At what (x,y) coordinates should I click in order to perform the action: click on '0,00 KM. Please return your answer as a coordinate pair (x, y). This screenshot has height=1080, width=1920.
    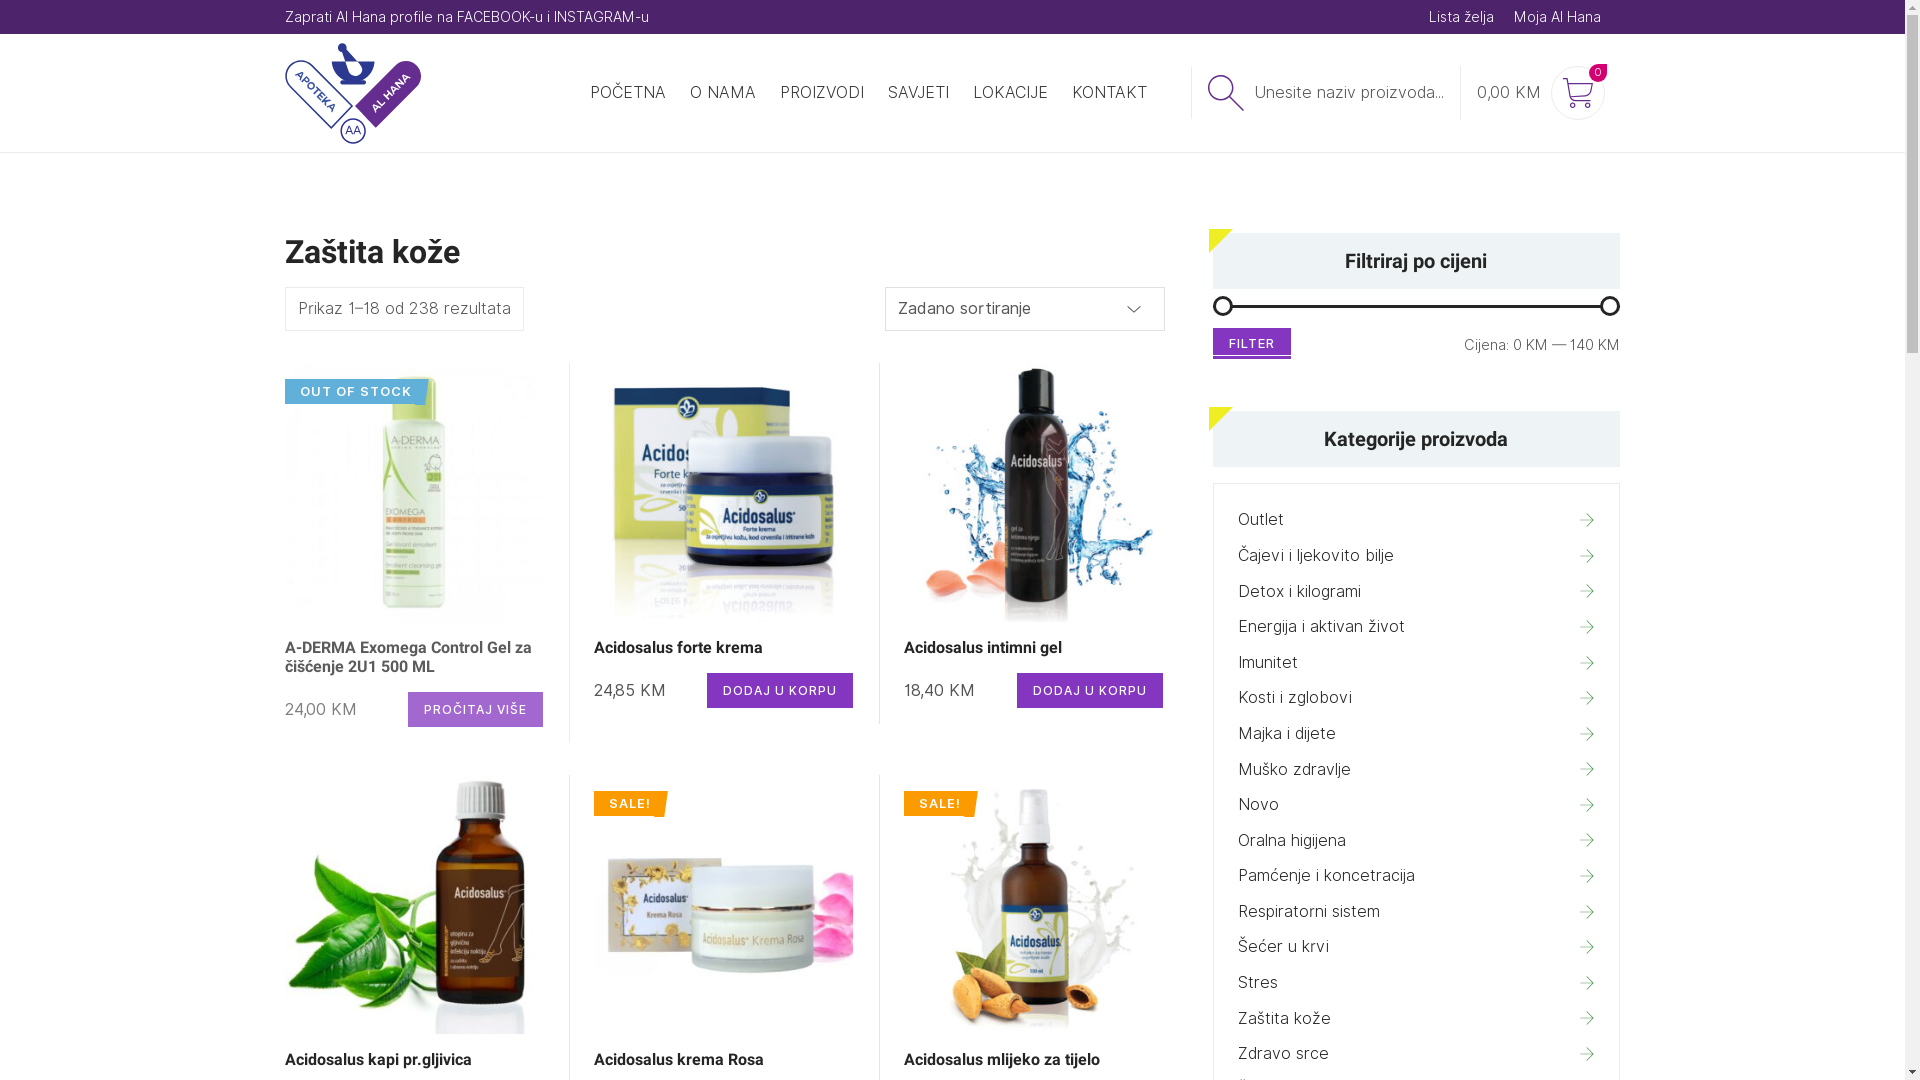
    Looking at the image, I should click on (1459, 92).